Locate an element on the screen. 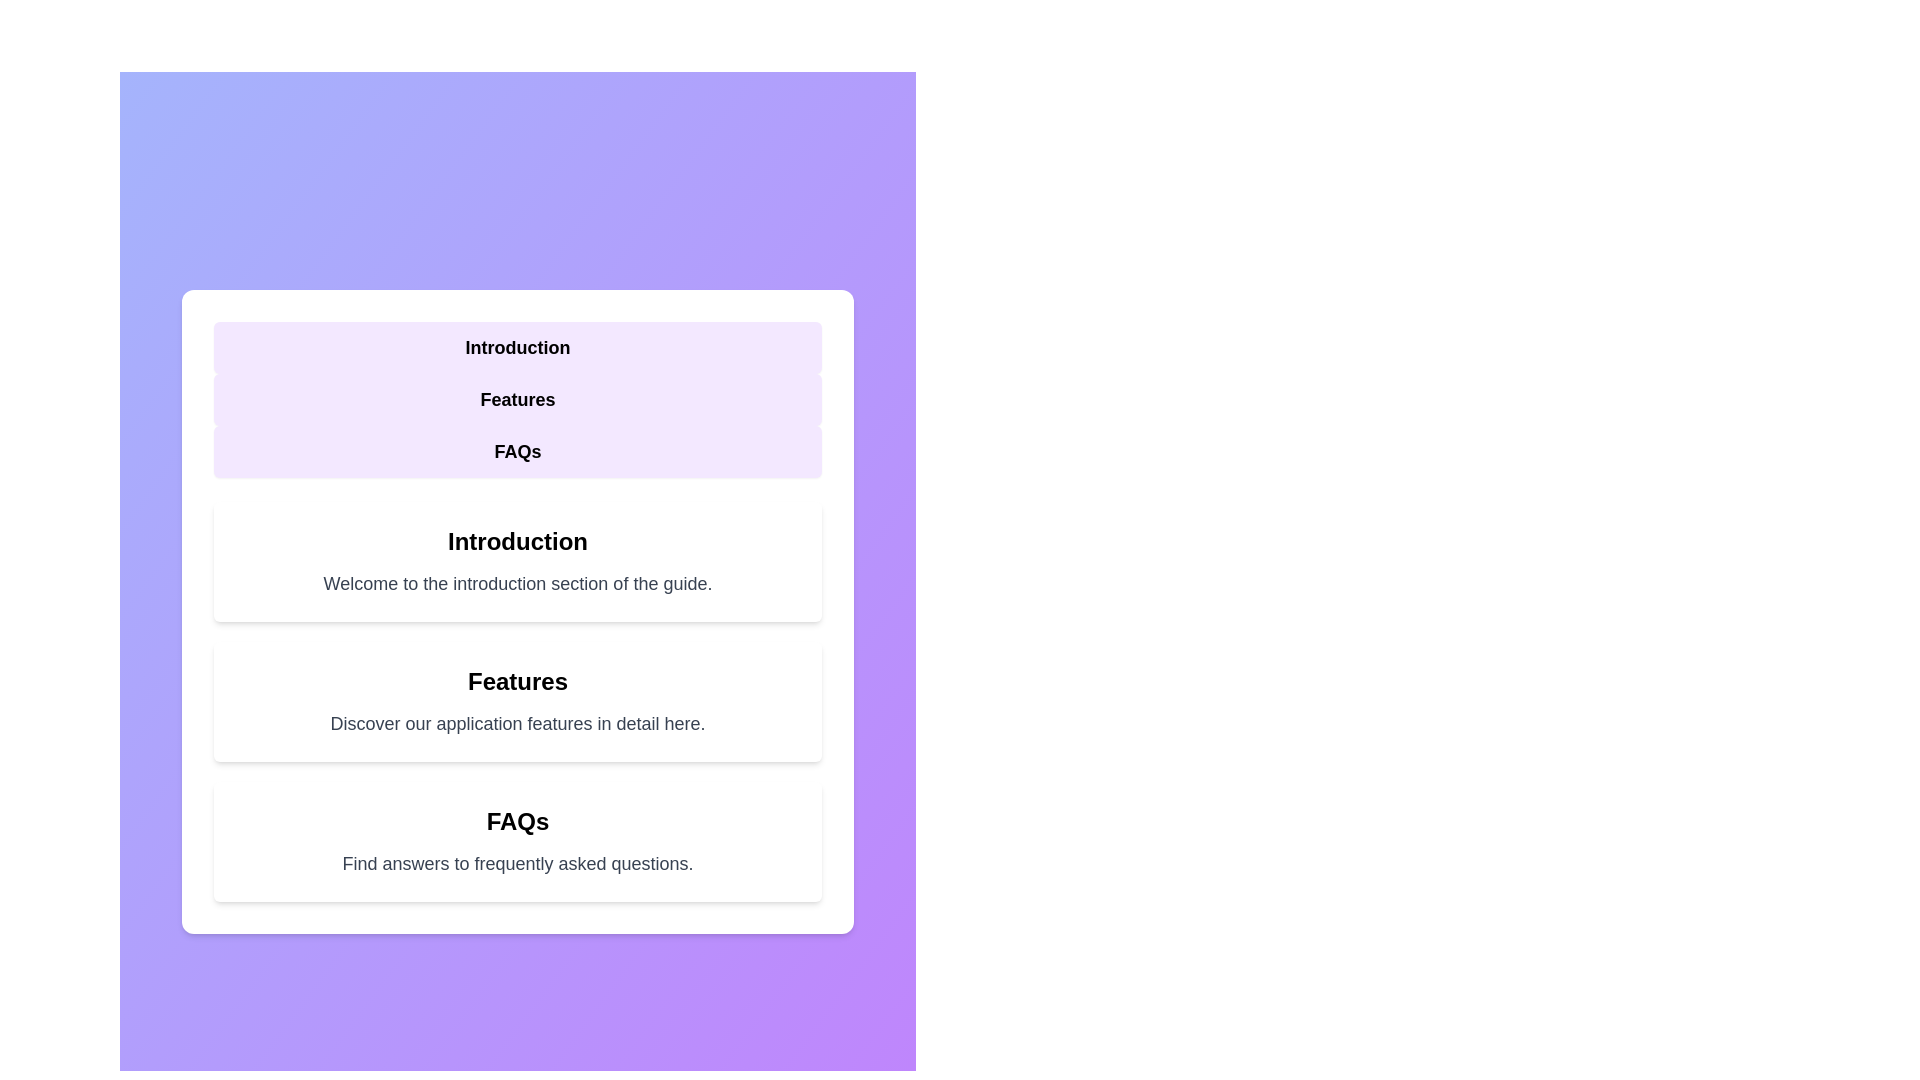 The height and width of the screenshot is (1080, 1920). the 'Features' informational section is located at coordinates (518, 701).